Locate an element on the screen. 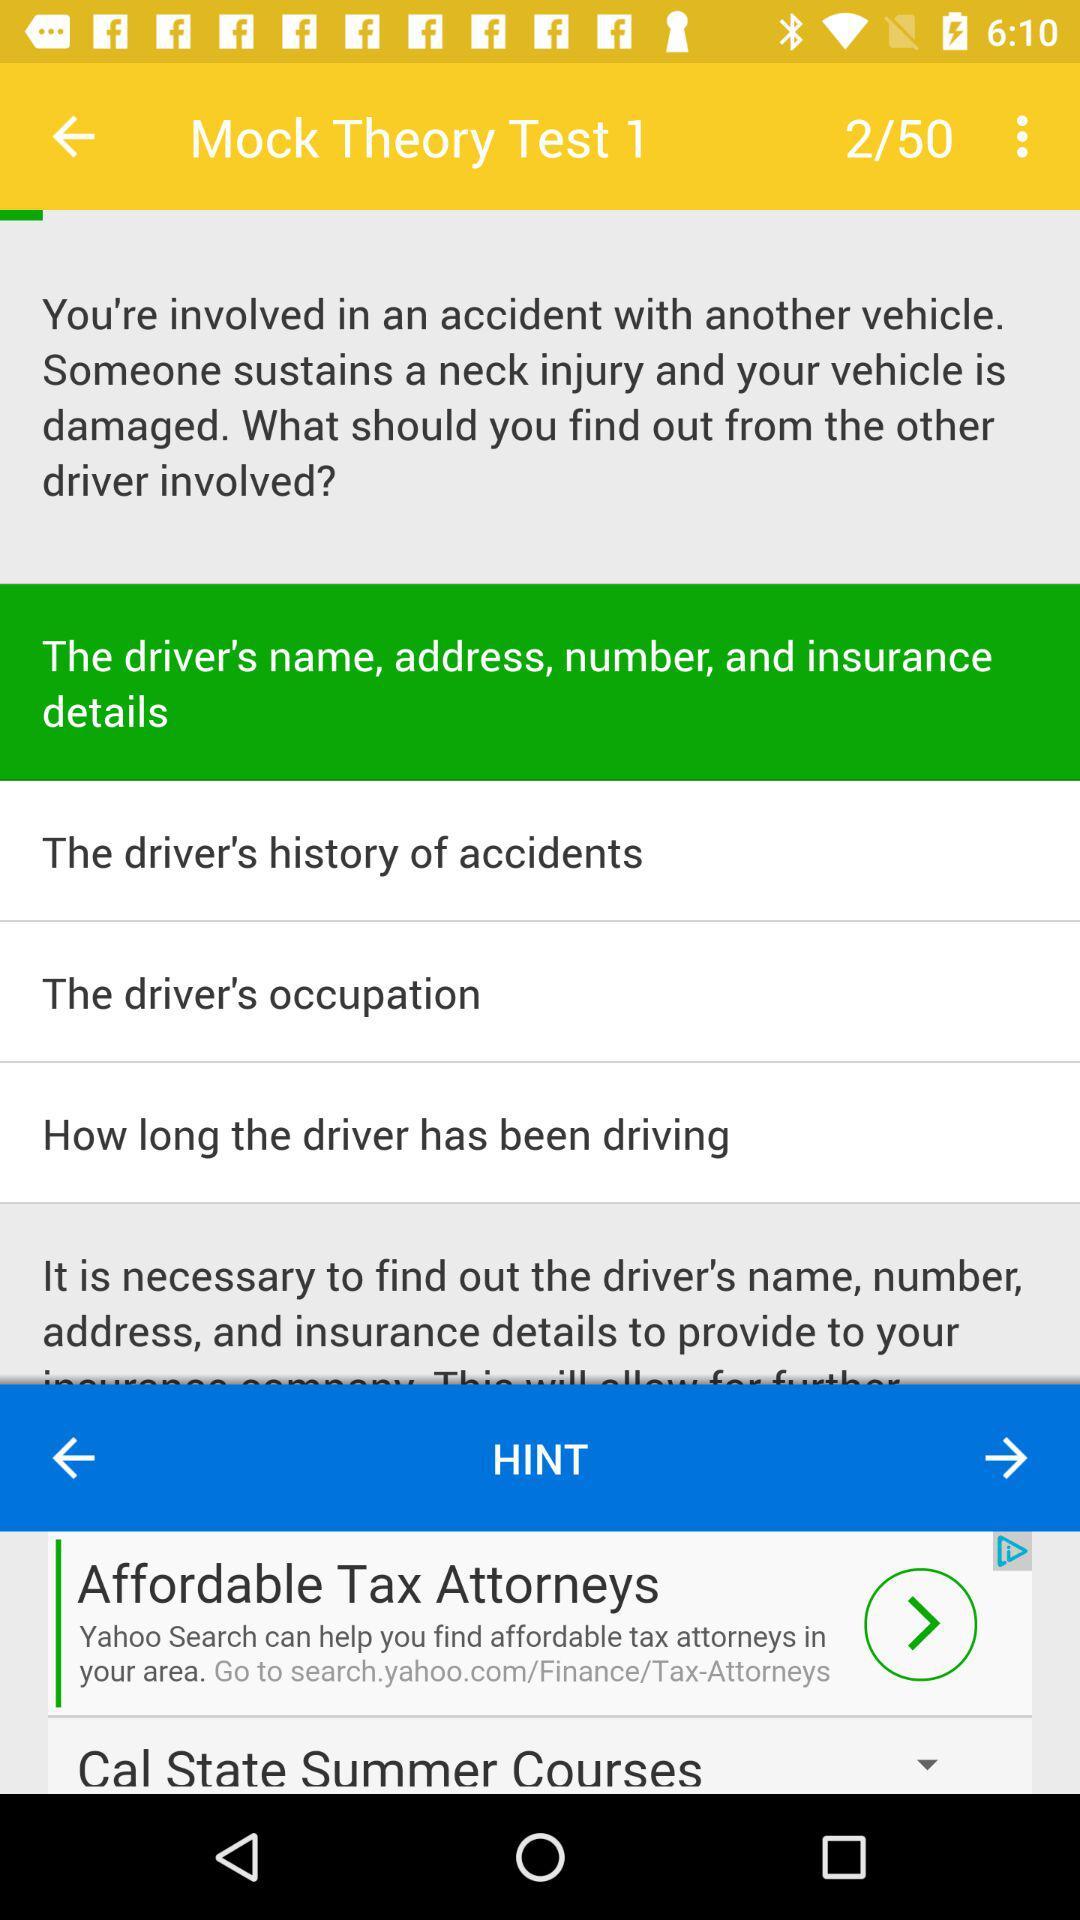 The width and height of the screenshot is (1080, 1920). next hint is located at coordinates (1006, 1458).